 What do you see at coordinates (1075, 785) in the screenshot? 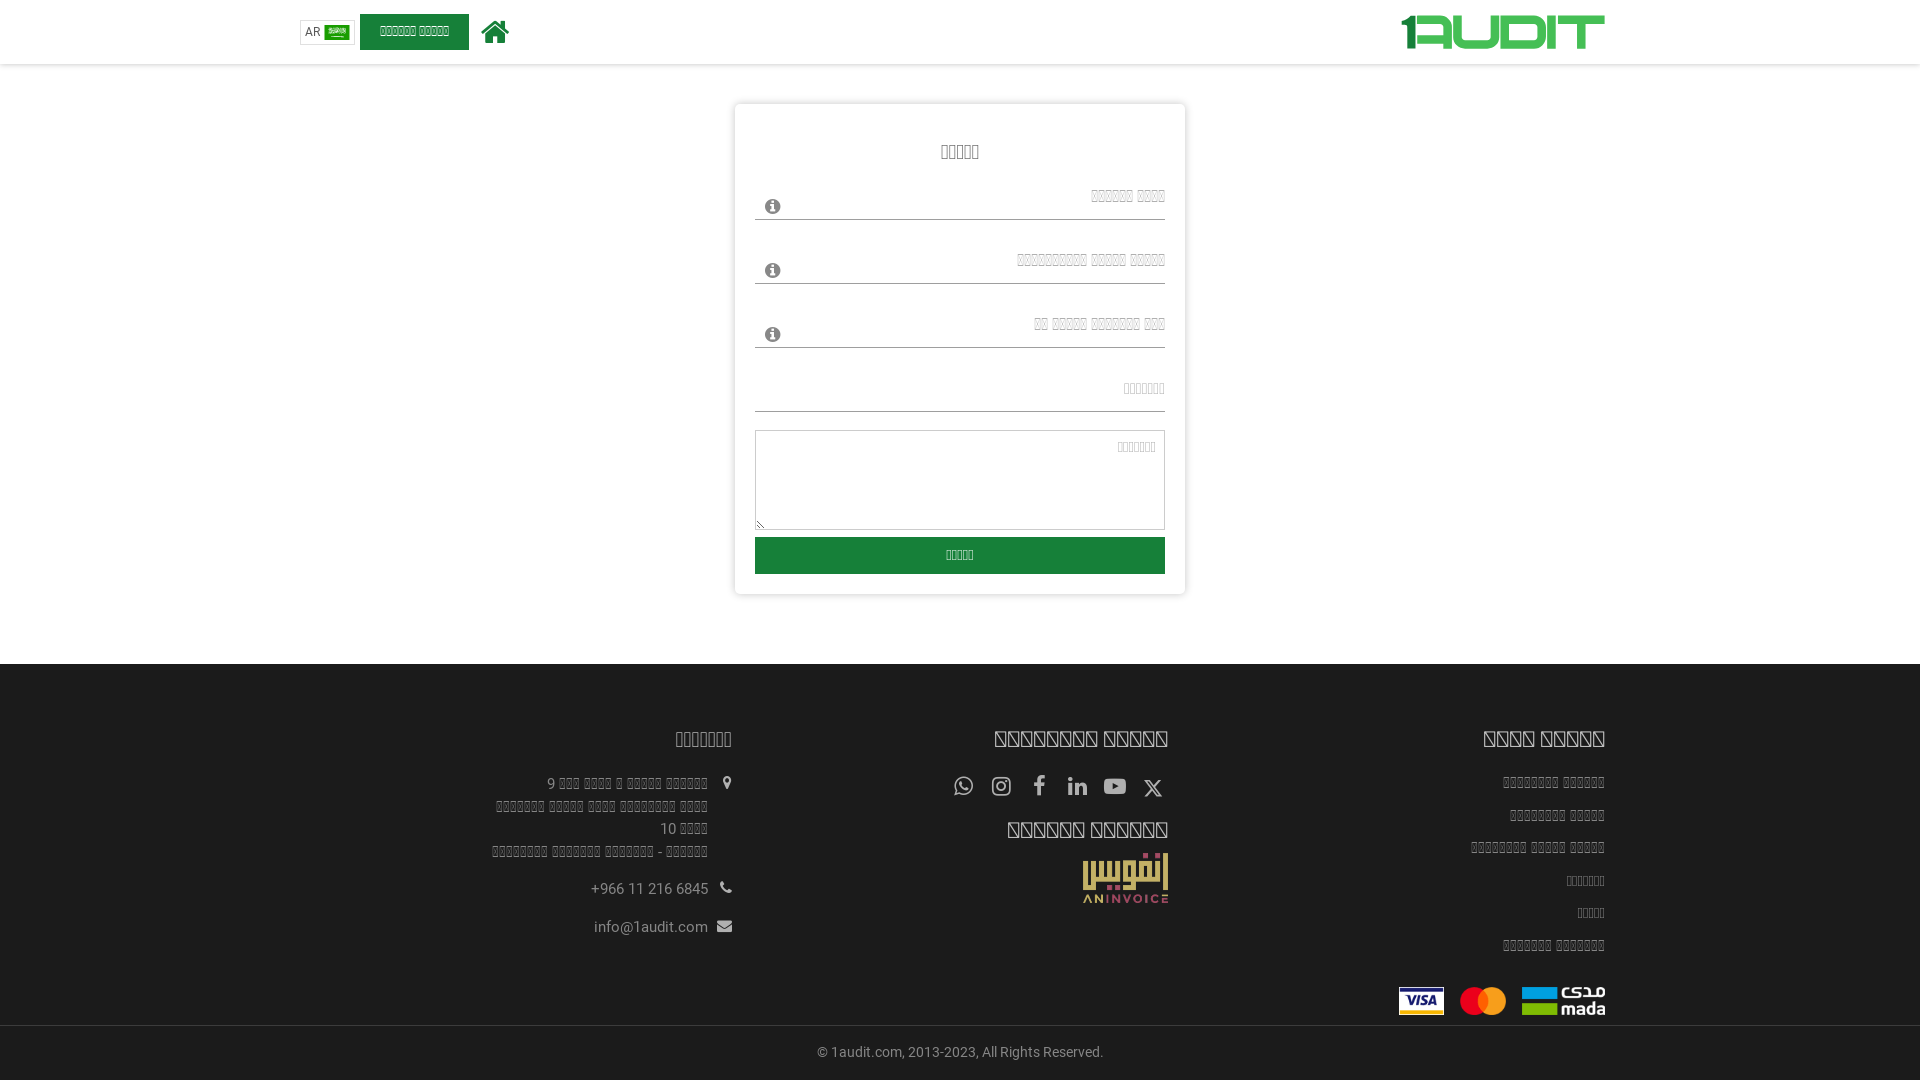
I see `'LinkedIn'` at bounding box center [1075, 785].